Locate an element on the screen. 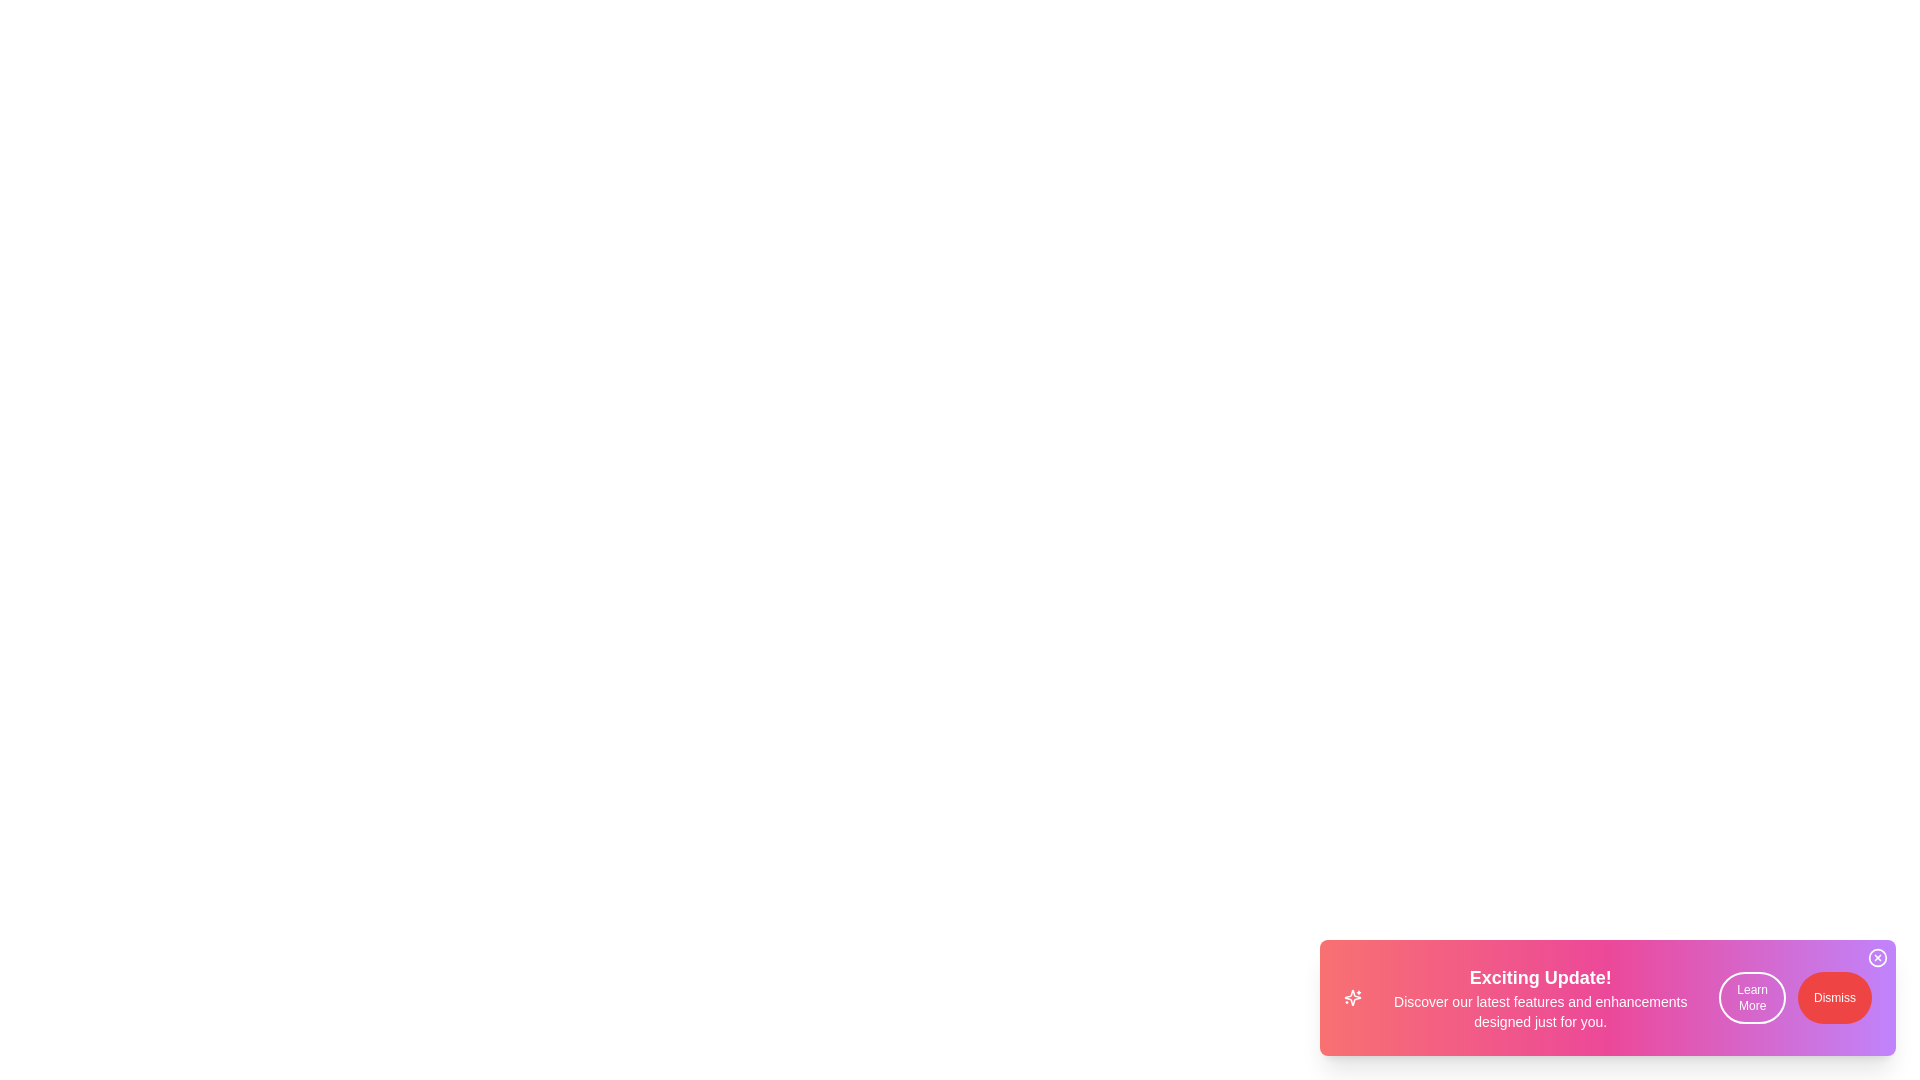 The image size is (1920, 1080). the button Learn More to observe its hover effect is located at coordinates (1751, 998).